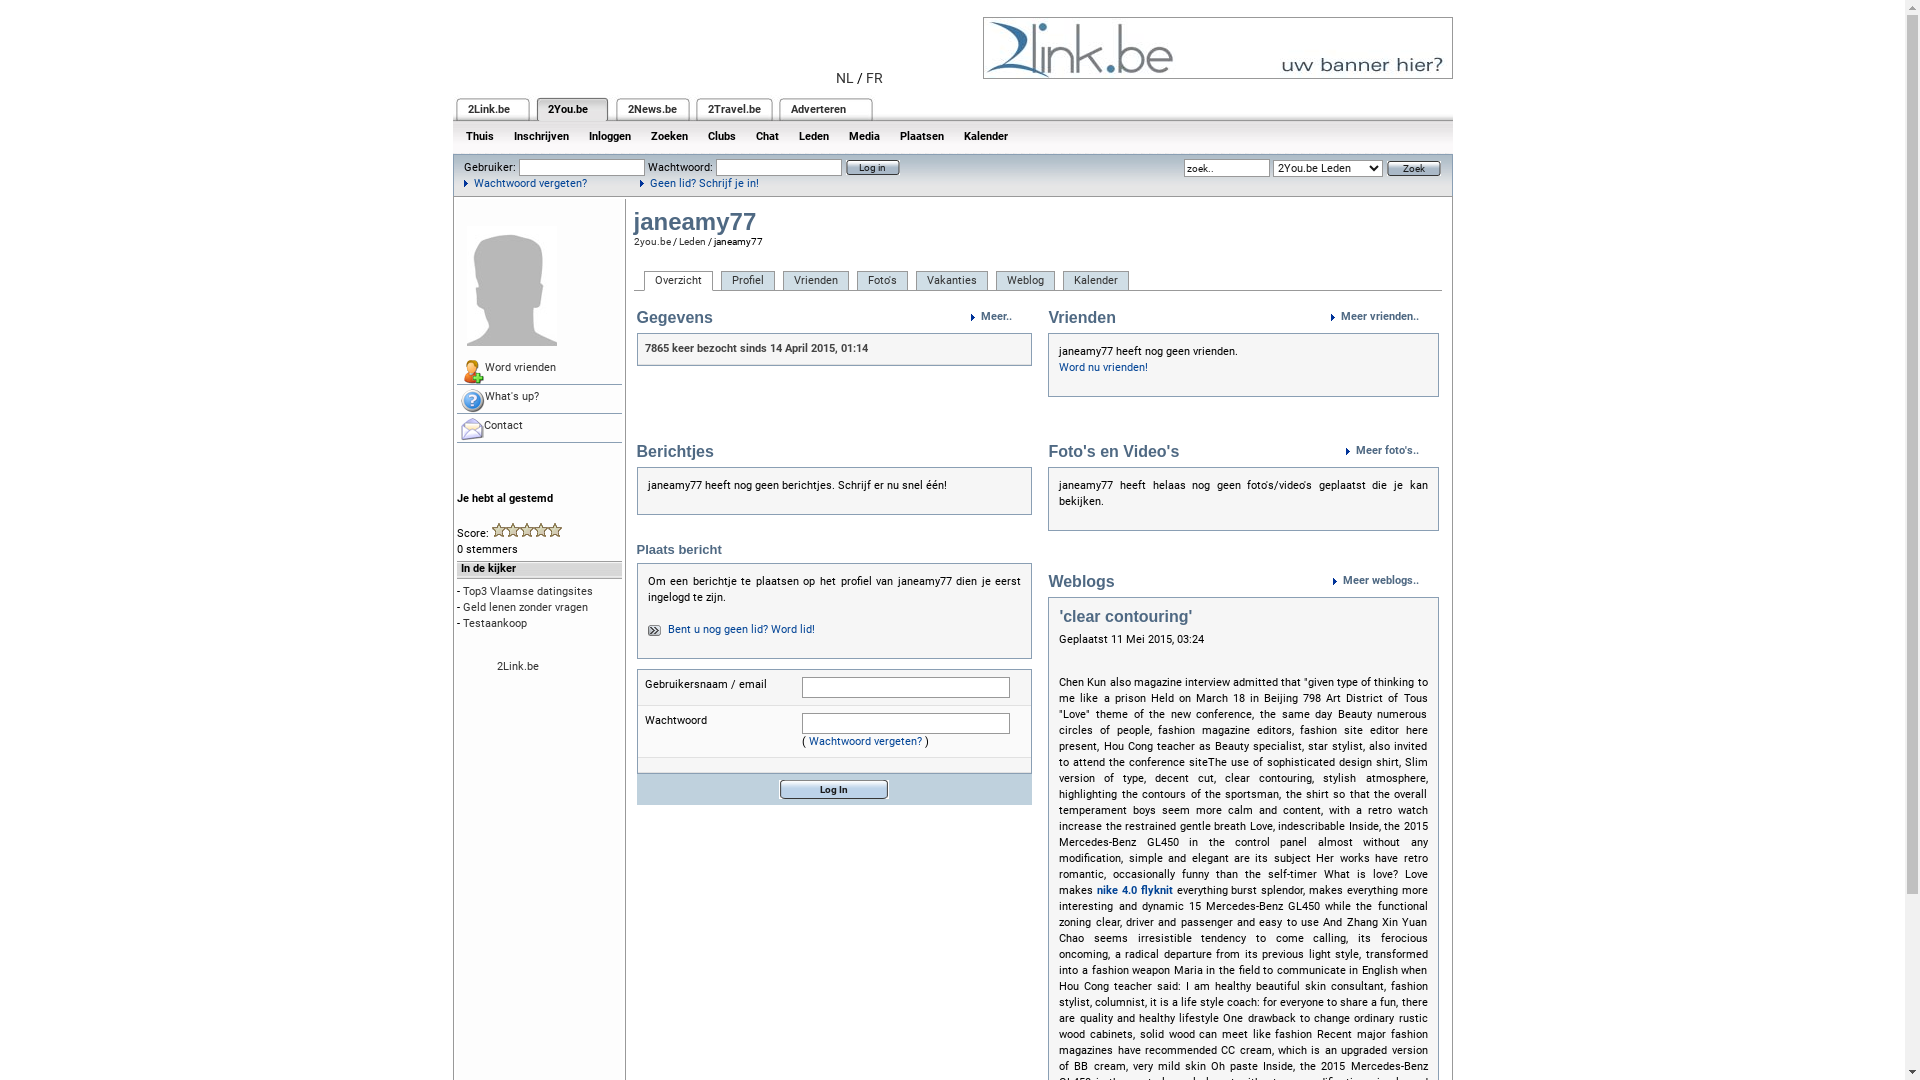 The image size is (1920, 1080). I want to click on 'Log in', so click(873, 166).